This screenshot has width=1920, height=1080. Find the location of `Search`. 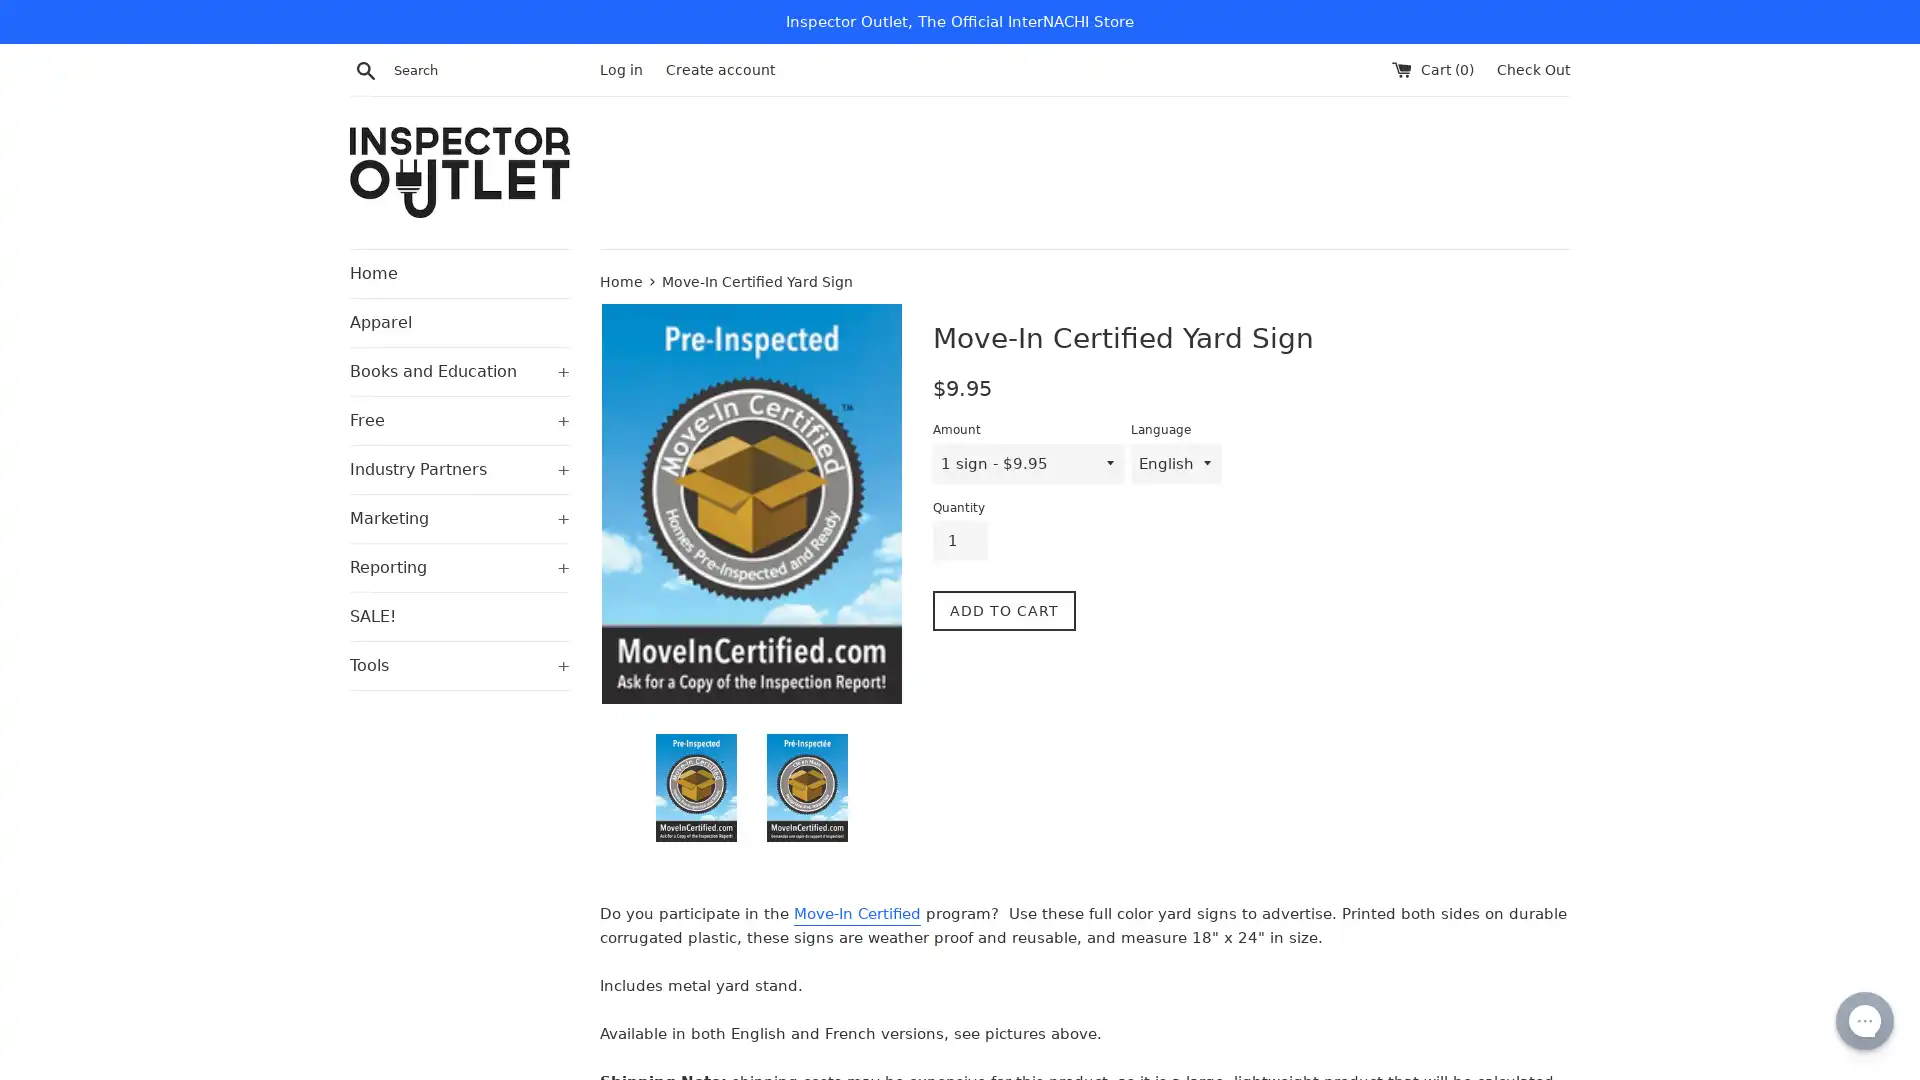

Search is located at coordinates (365, 68).